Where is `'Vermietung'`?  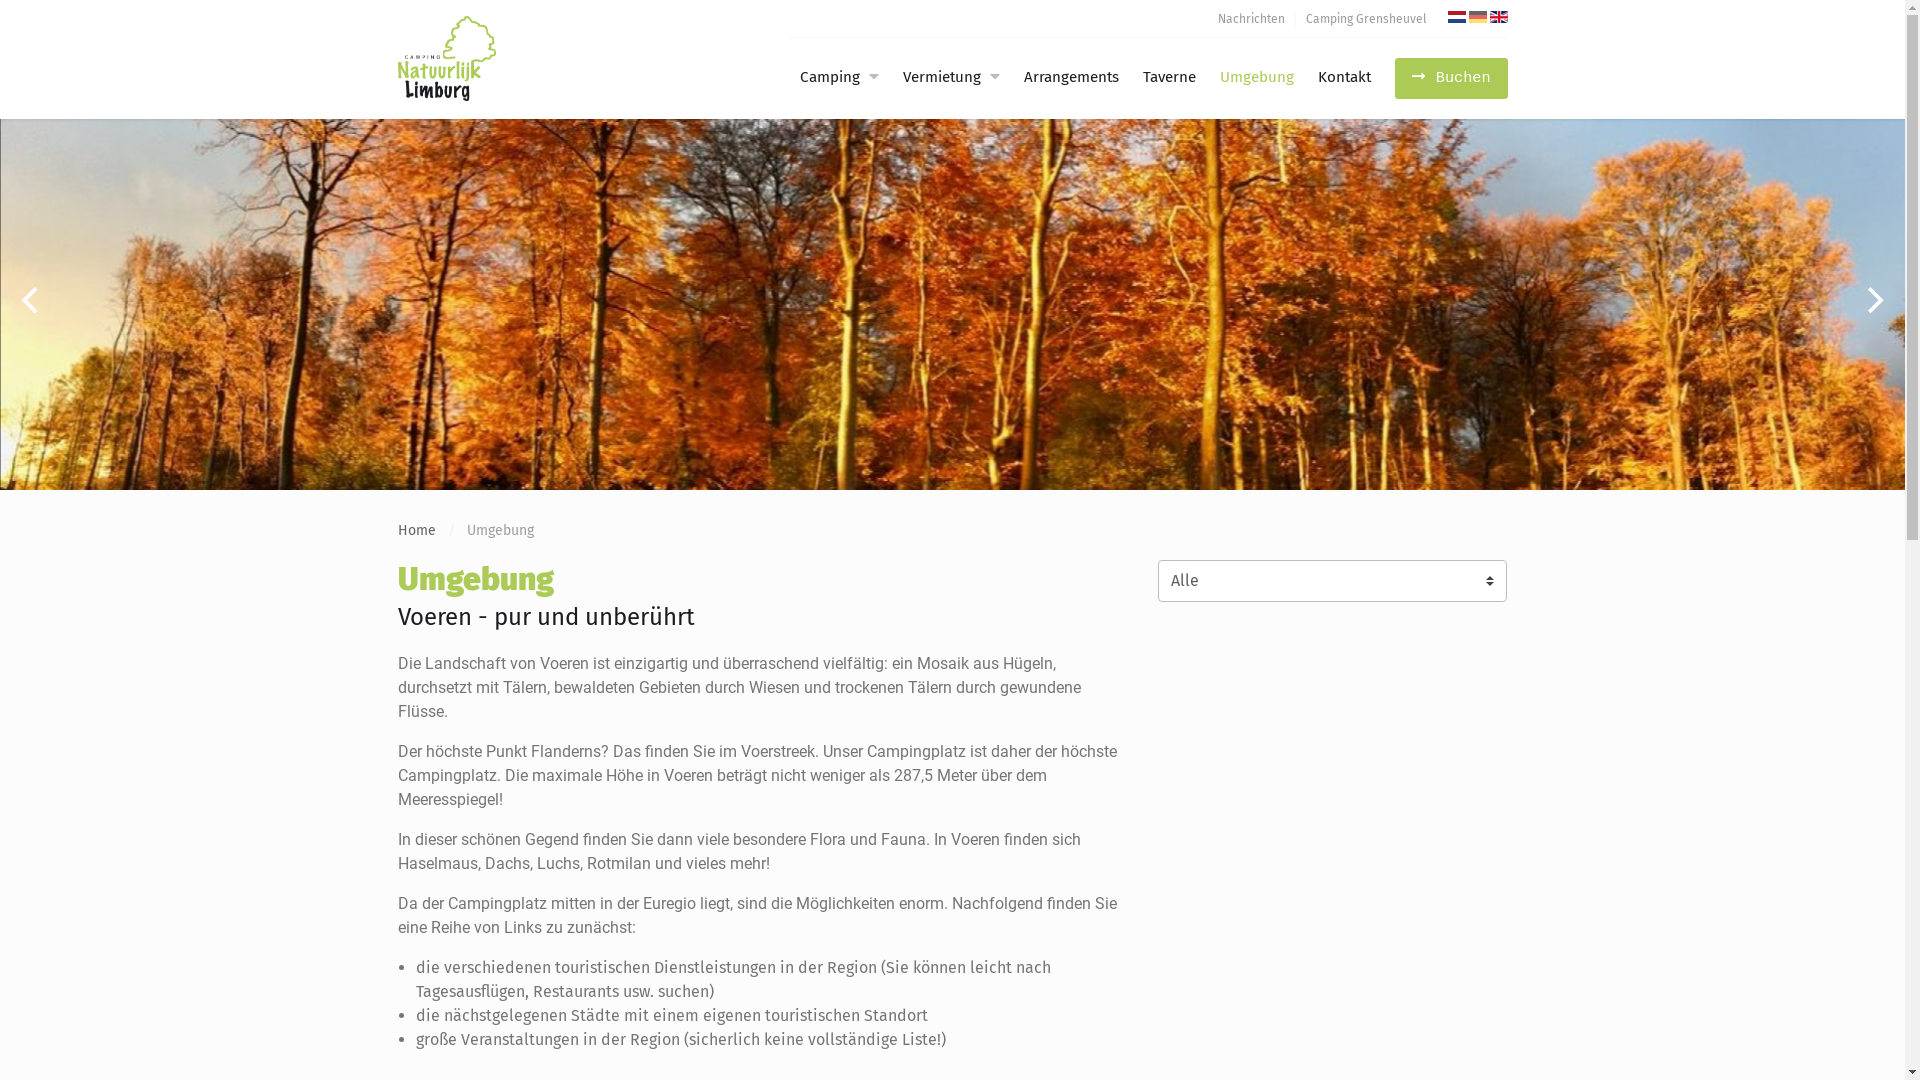 'Vermietung' is located at coordinates (935, 76).